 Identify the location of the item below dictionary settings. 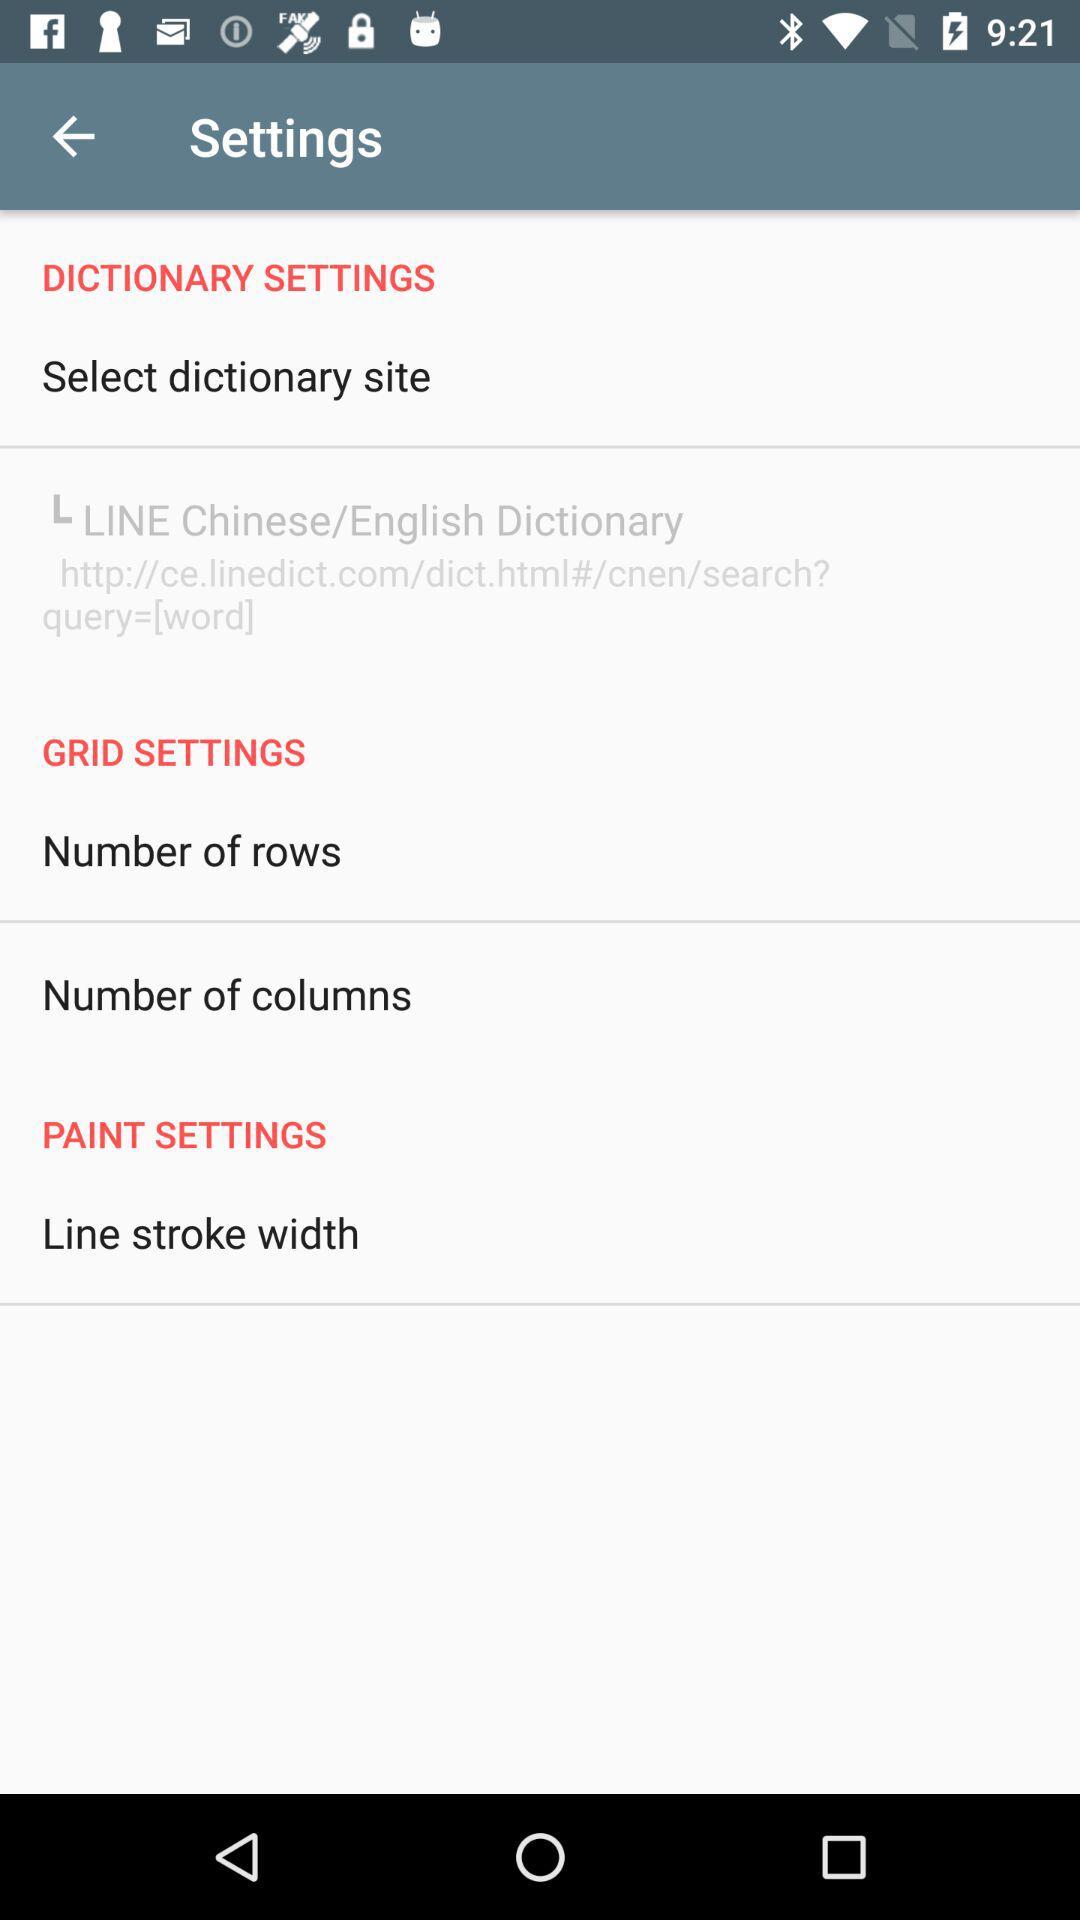
(235, 374).